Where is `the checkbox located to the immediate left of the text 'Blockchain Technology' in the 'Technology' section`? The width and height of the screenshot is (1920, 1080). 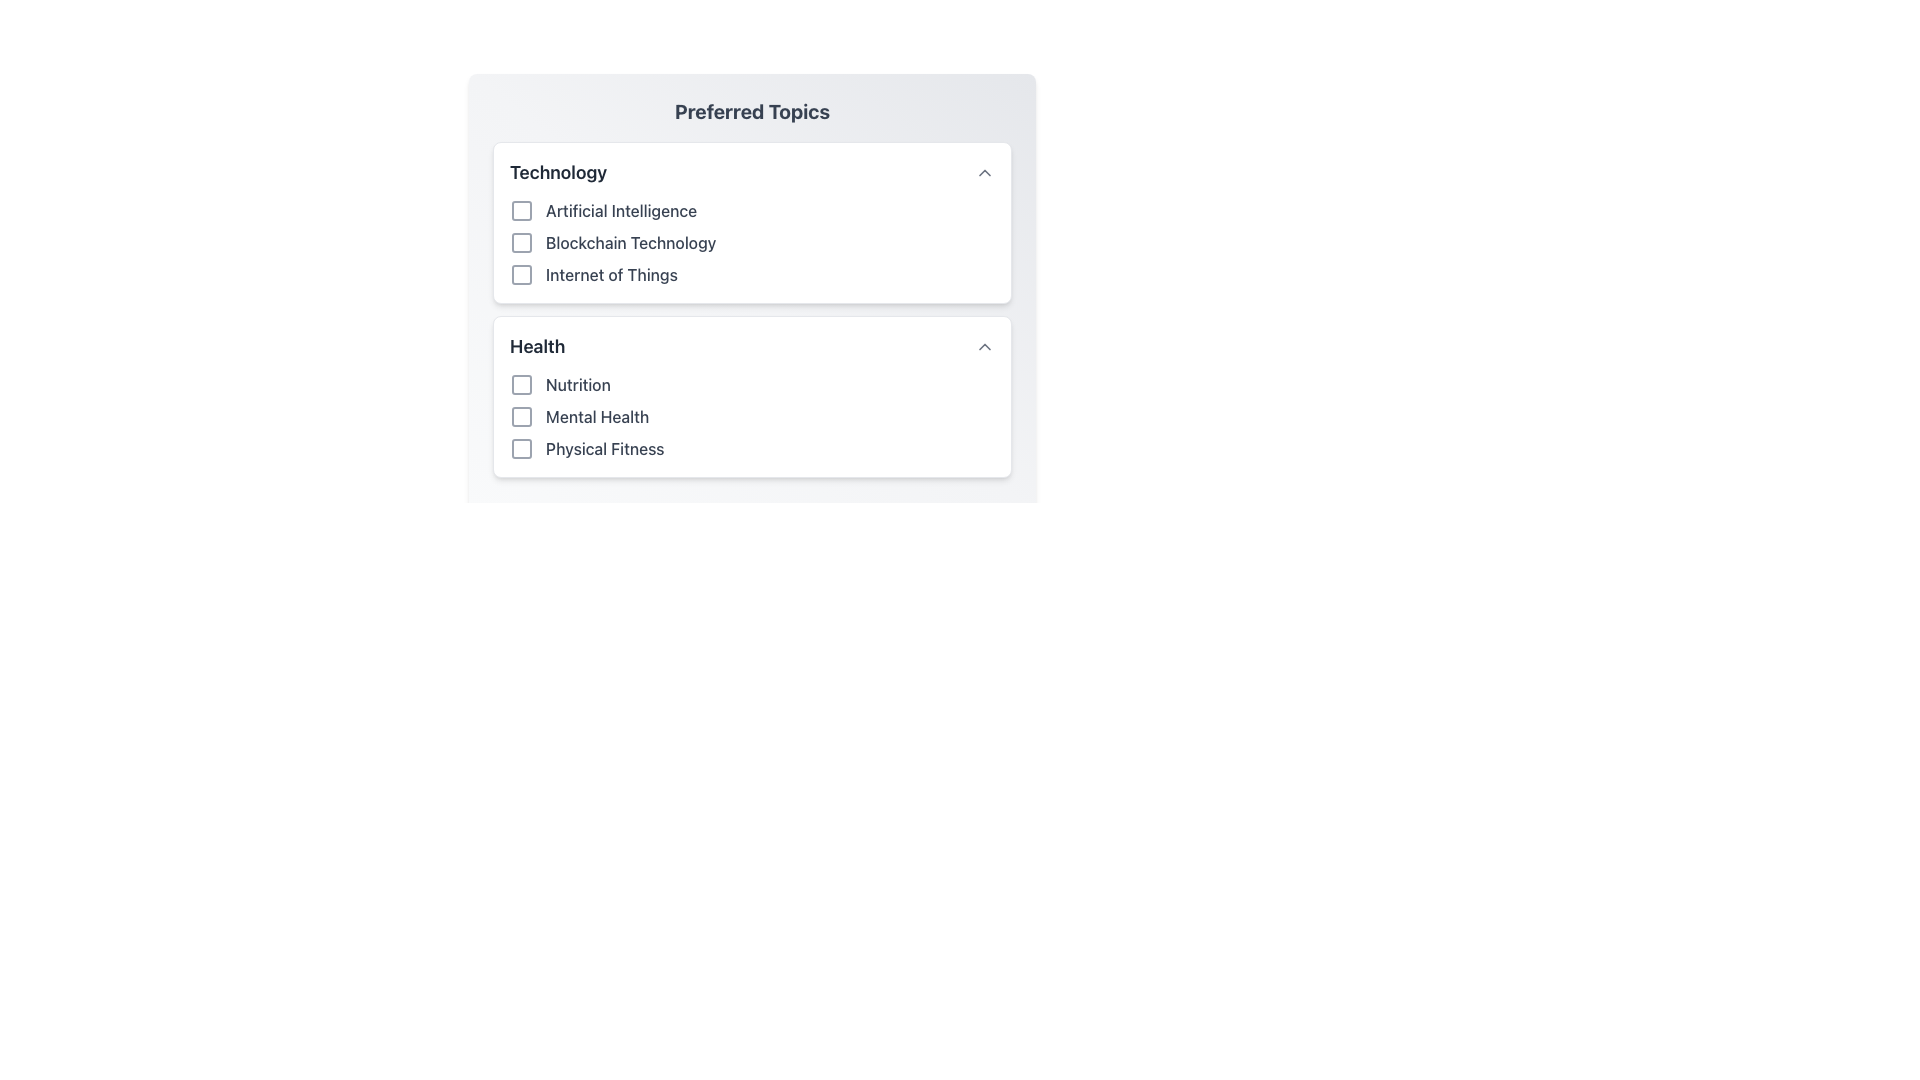 the checkbox located to the immediate left of the text 'Blockchain Technology' in the 'Technology' section is located at coordinates (522, 242).